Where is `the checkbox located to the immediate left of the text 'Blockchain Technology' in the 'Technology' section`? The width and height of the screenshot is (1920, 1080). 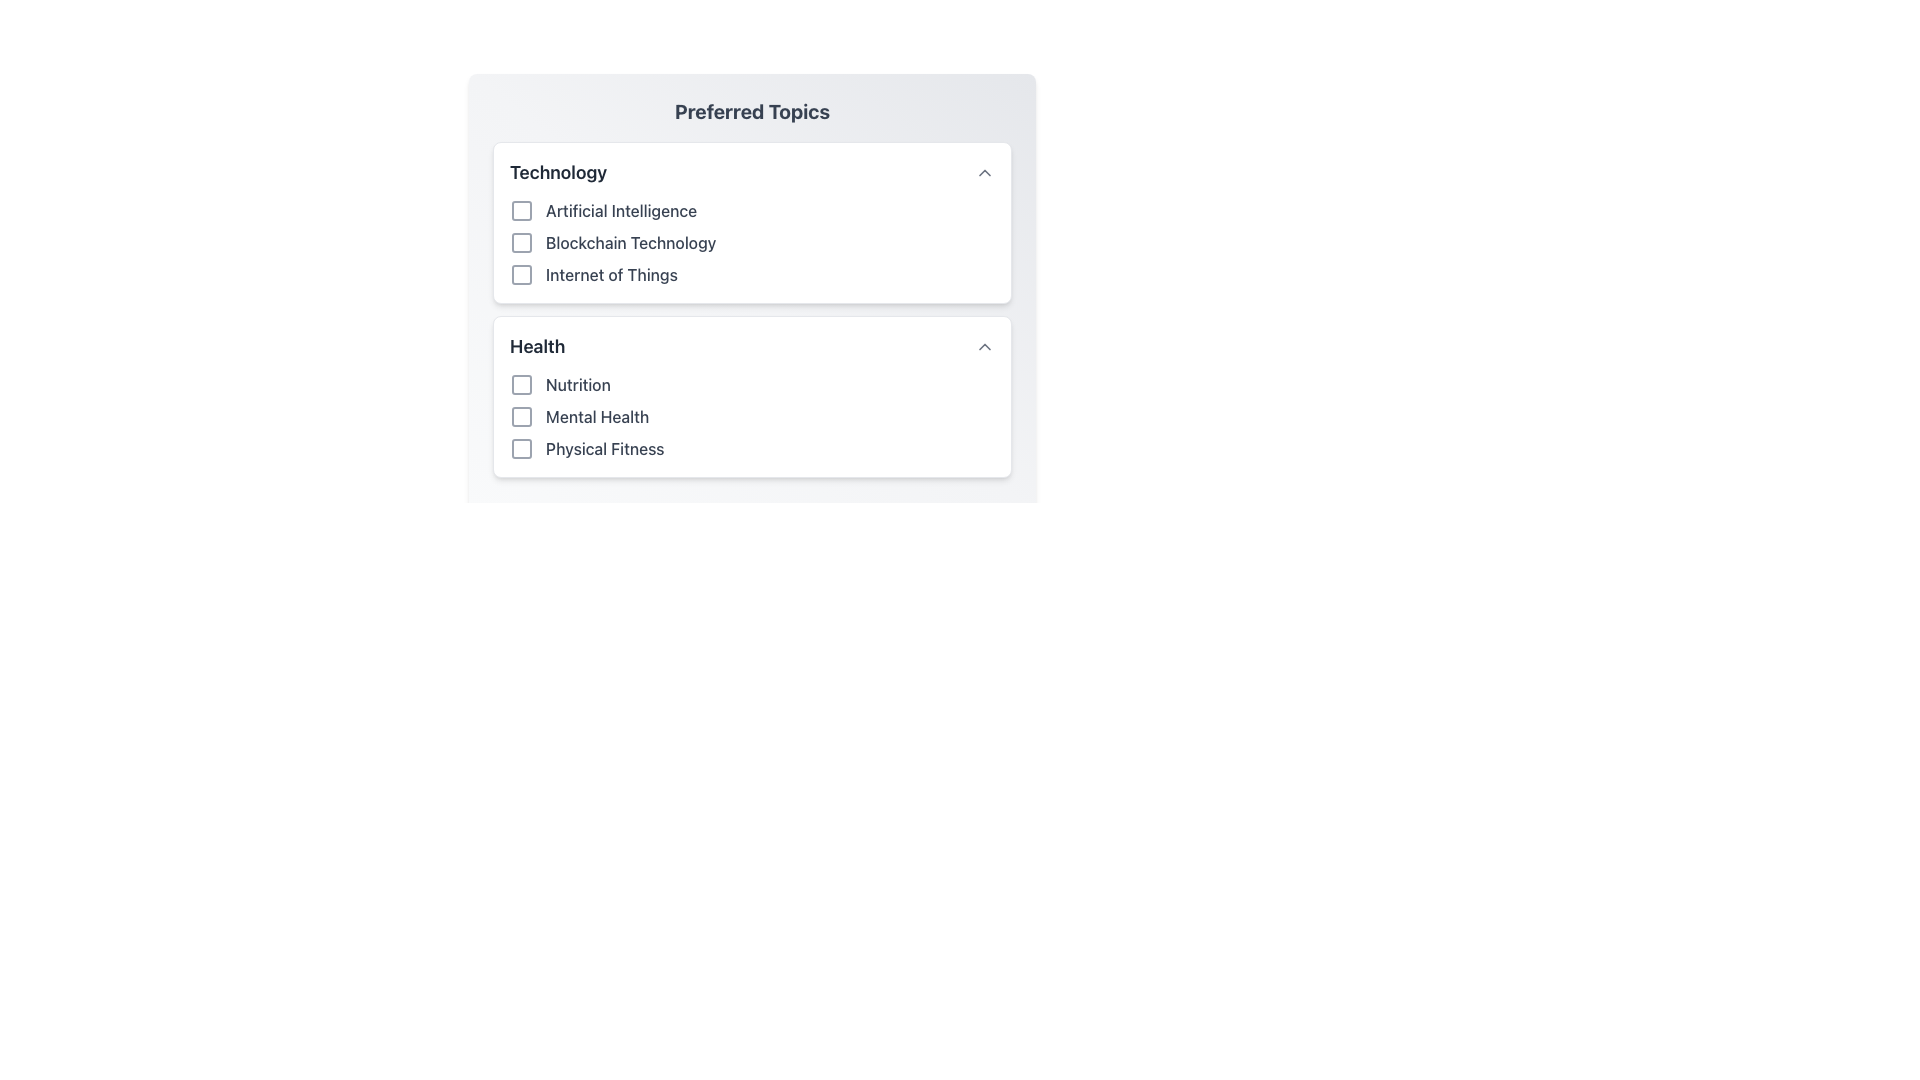 the checkbox located to the immediate left of the text 'Blockchain Technology' in the 'Technology' section is located at coordinates (522, 242).